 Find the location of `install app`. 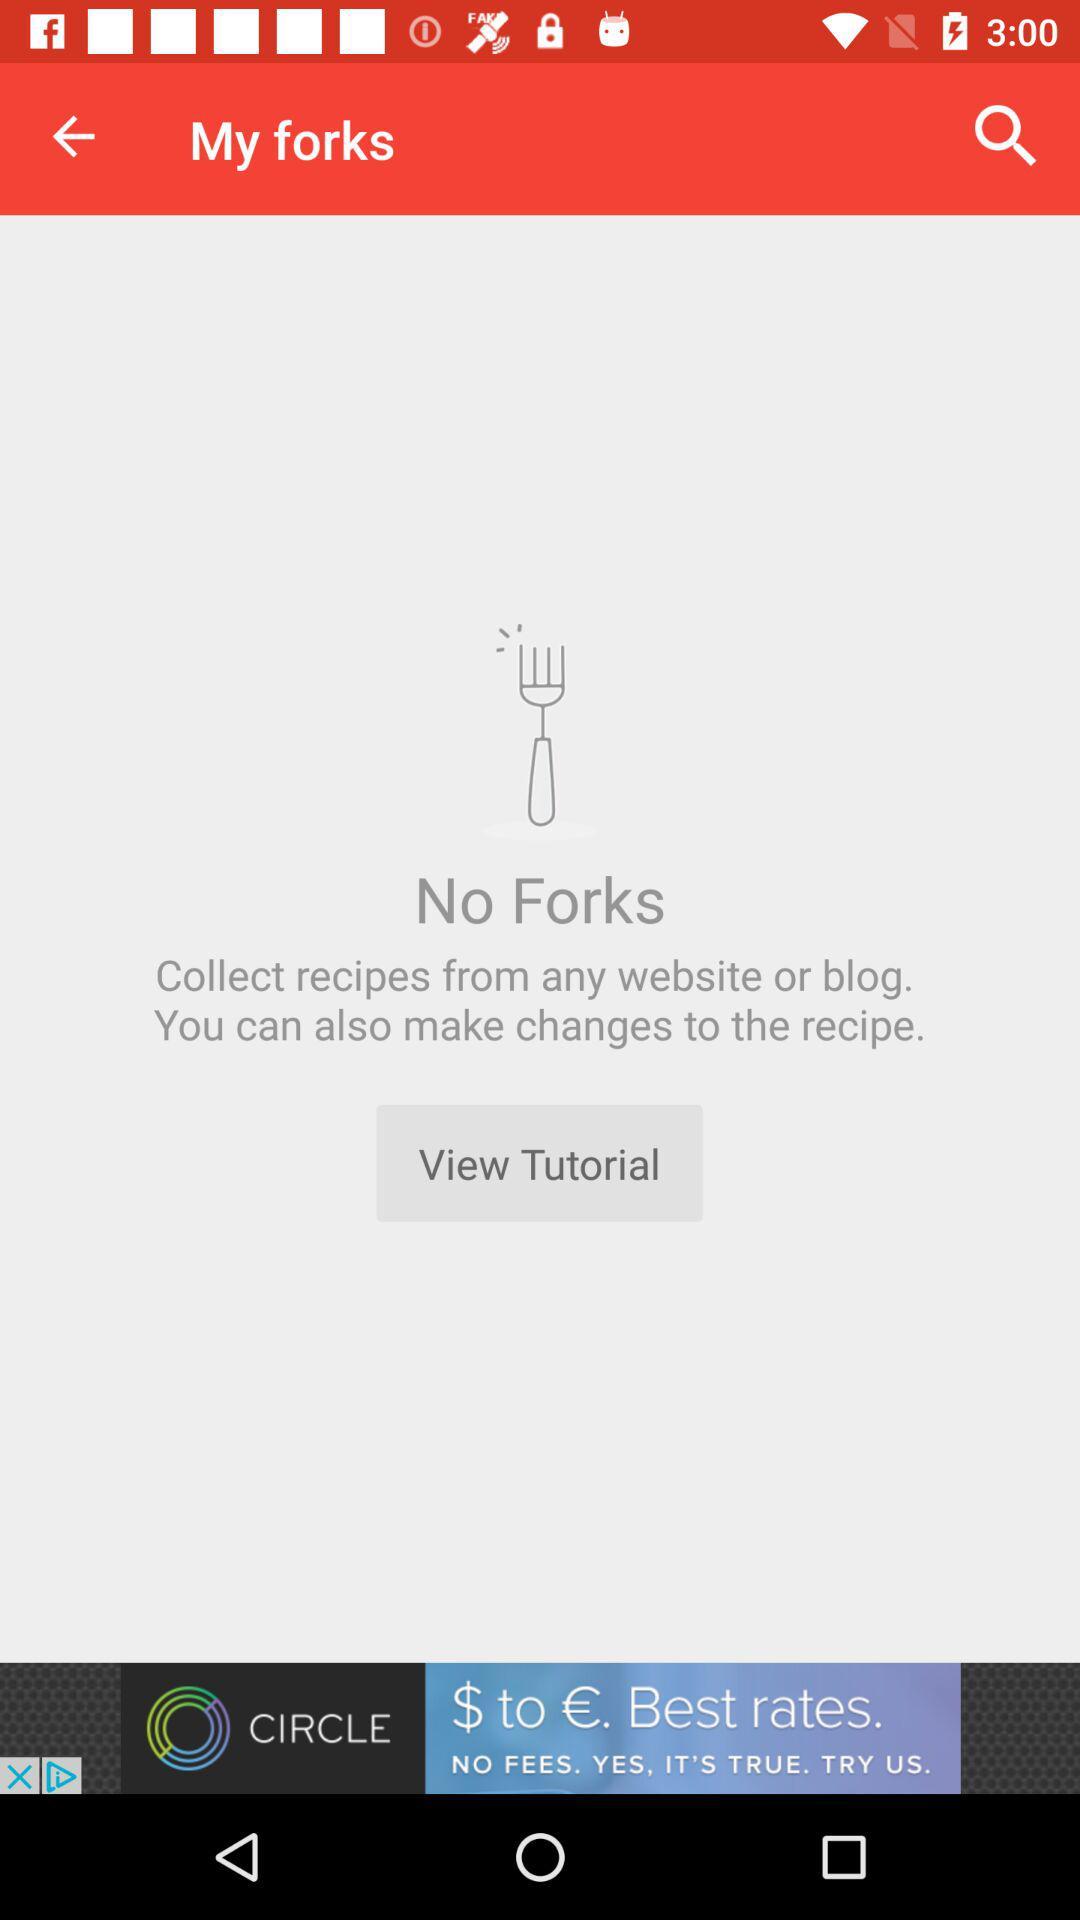

install app is located at coordinates (540, 1727).